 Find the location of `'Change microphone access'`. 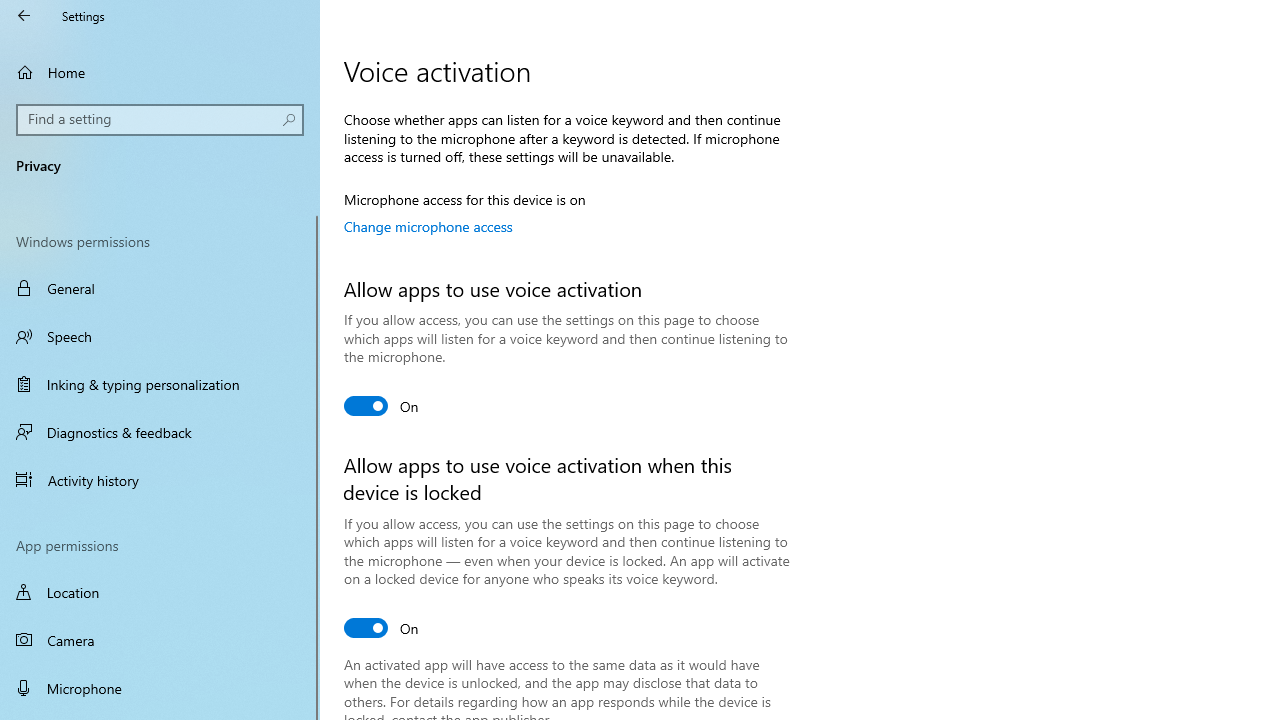

'Change microphone access' is located at coordinates (427, 225).